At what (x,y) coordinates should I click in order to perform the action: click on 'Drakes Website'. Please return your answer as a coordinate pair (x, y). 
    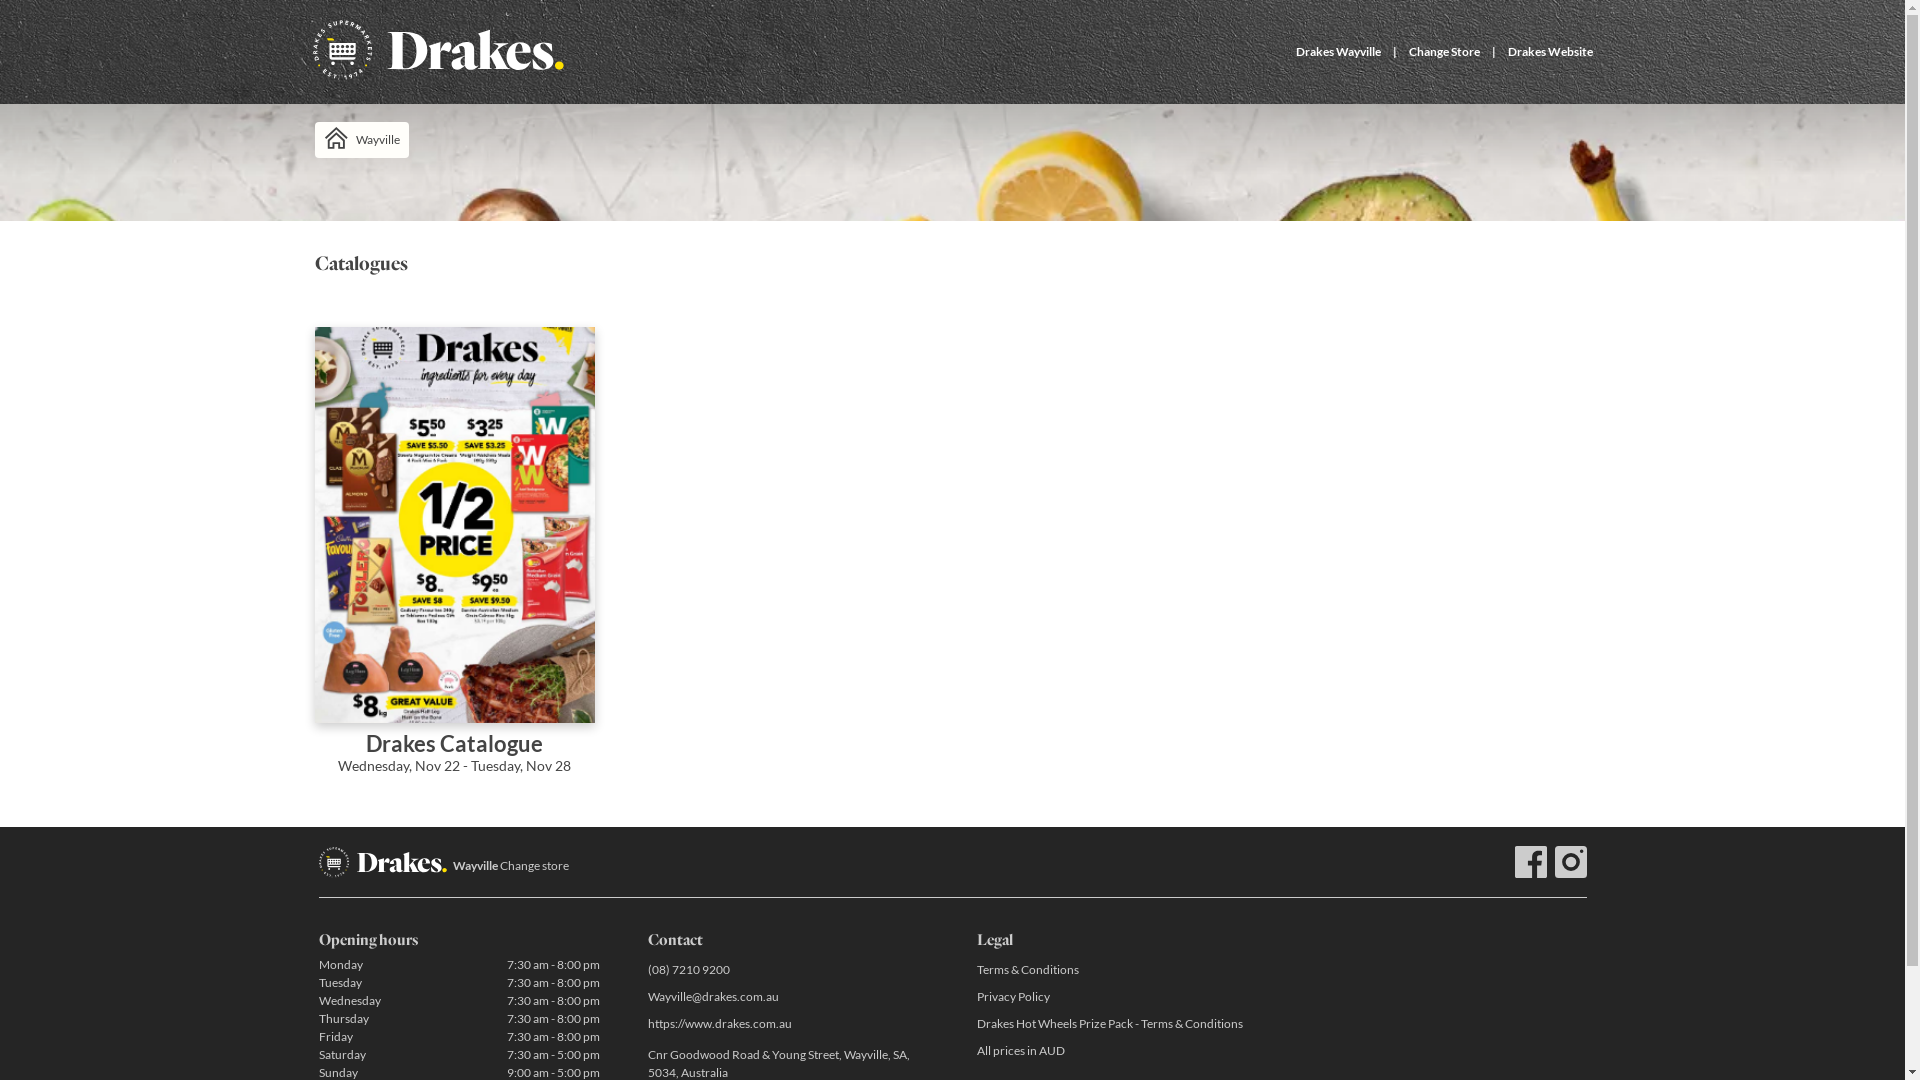
    Looking at the image, I should click on (1549, 50).